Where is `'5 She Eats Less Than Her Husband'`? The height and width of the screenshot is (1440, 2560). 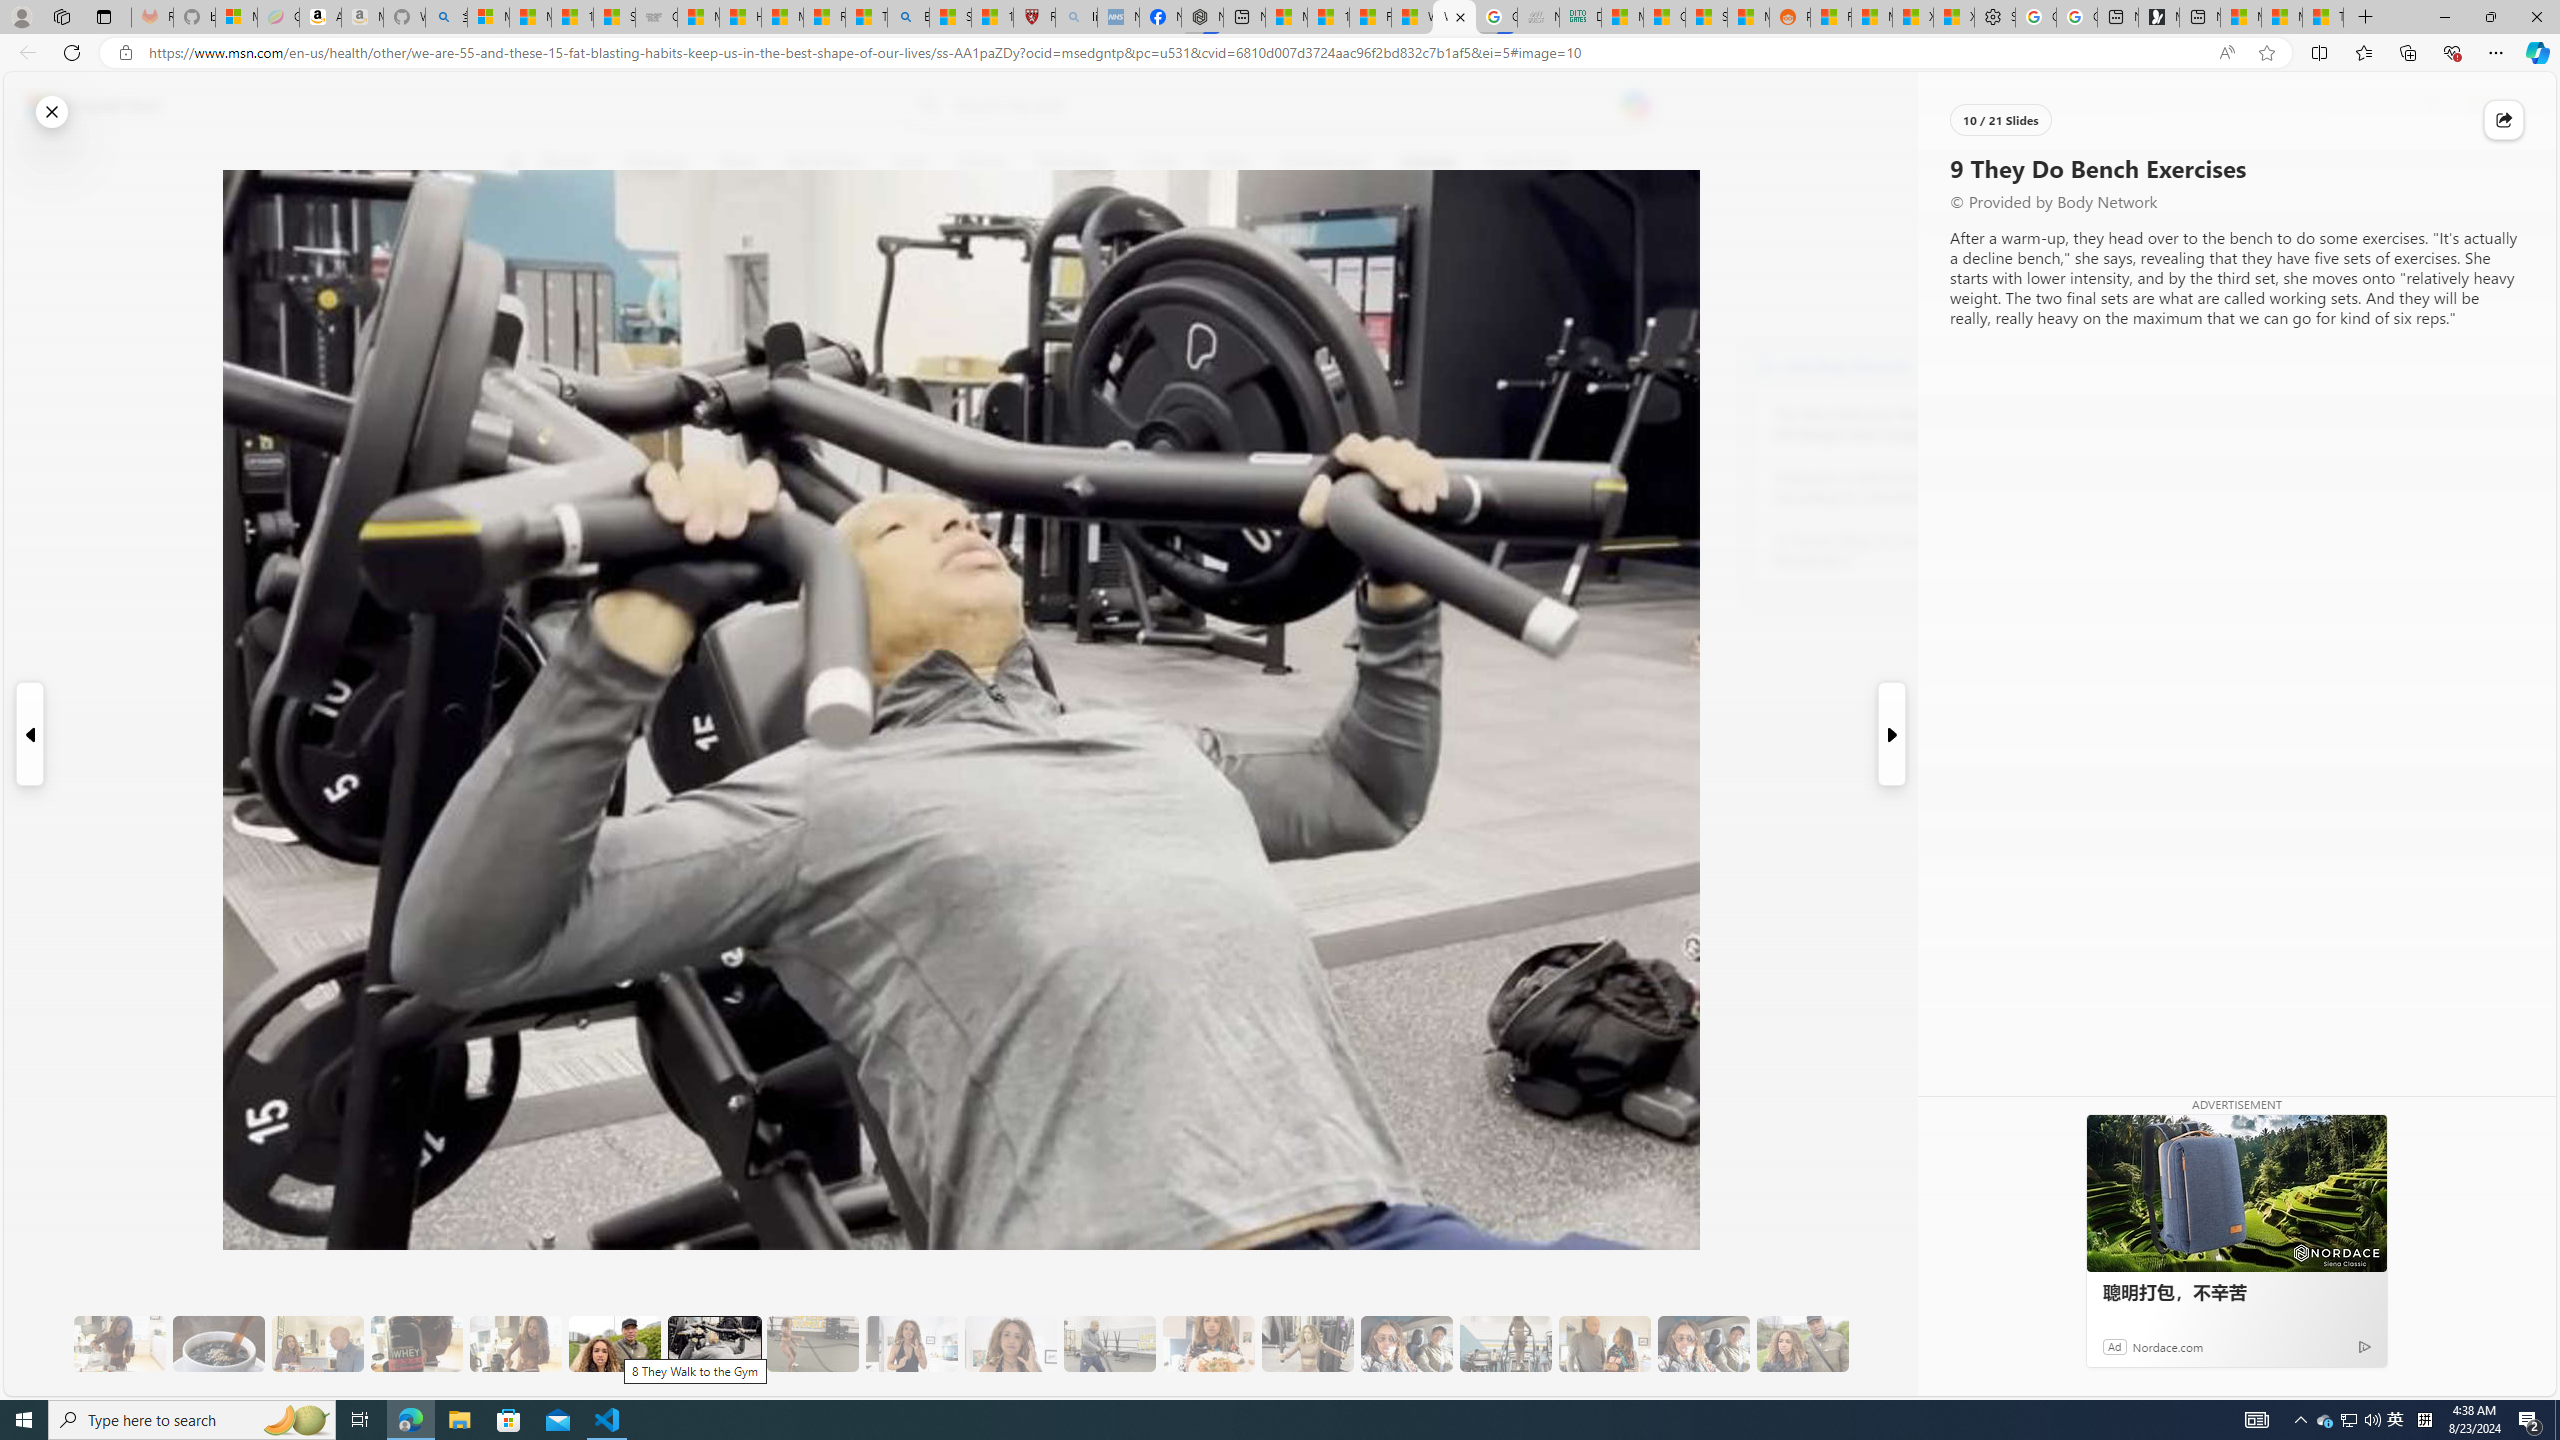 '5 She Eats Less Than Her Husband' is located at coordinates (317, 1344).